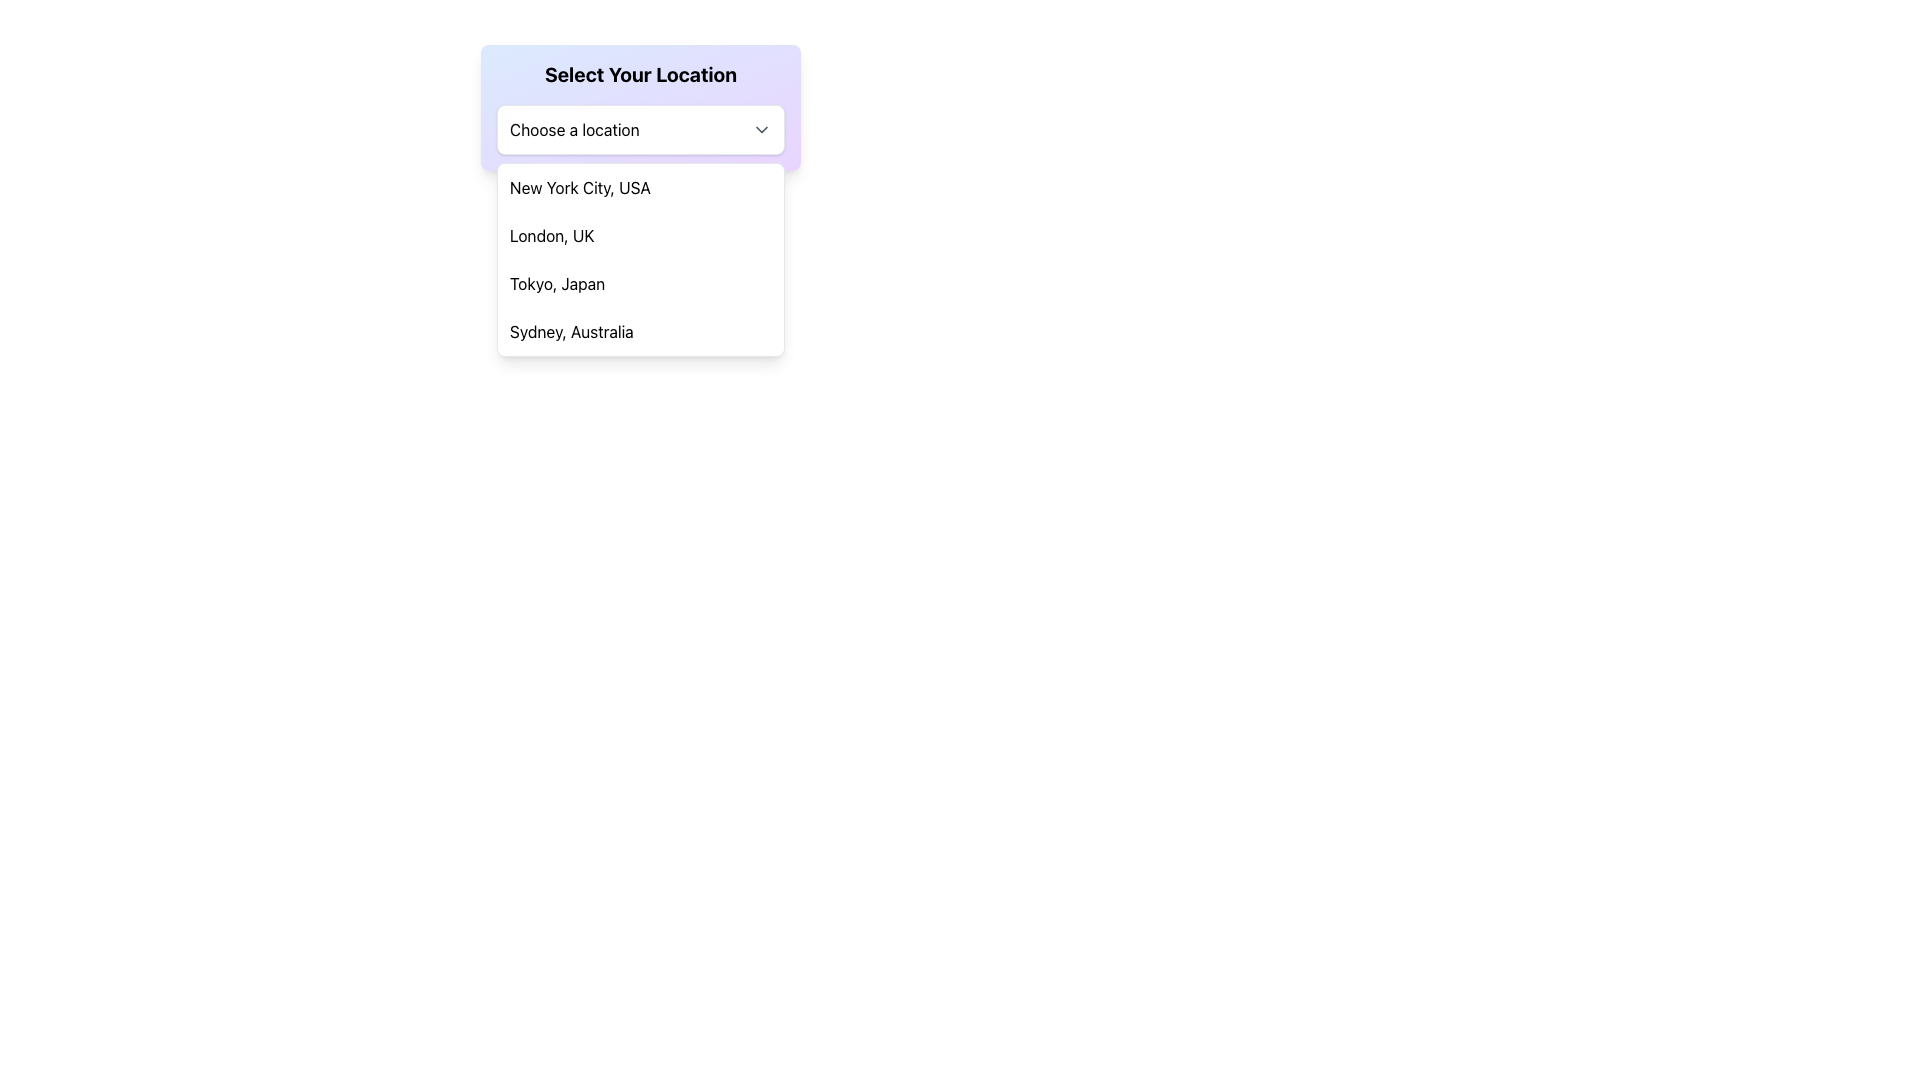 The width and height of the screenshot is (1920, 1080). What do you see at coordinates (641, 330) in the screenshot?
I see `the fourth item in the dropdown menu representing 'Sydney, Australia'` at bounding box center [641, 330].